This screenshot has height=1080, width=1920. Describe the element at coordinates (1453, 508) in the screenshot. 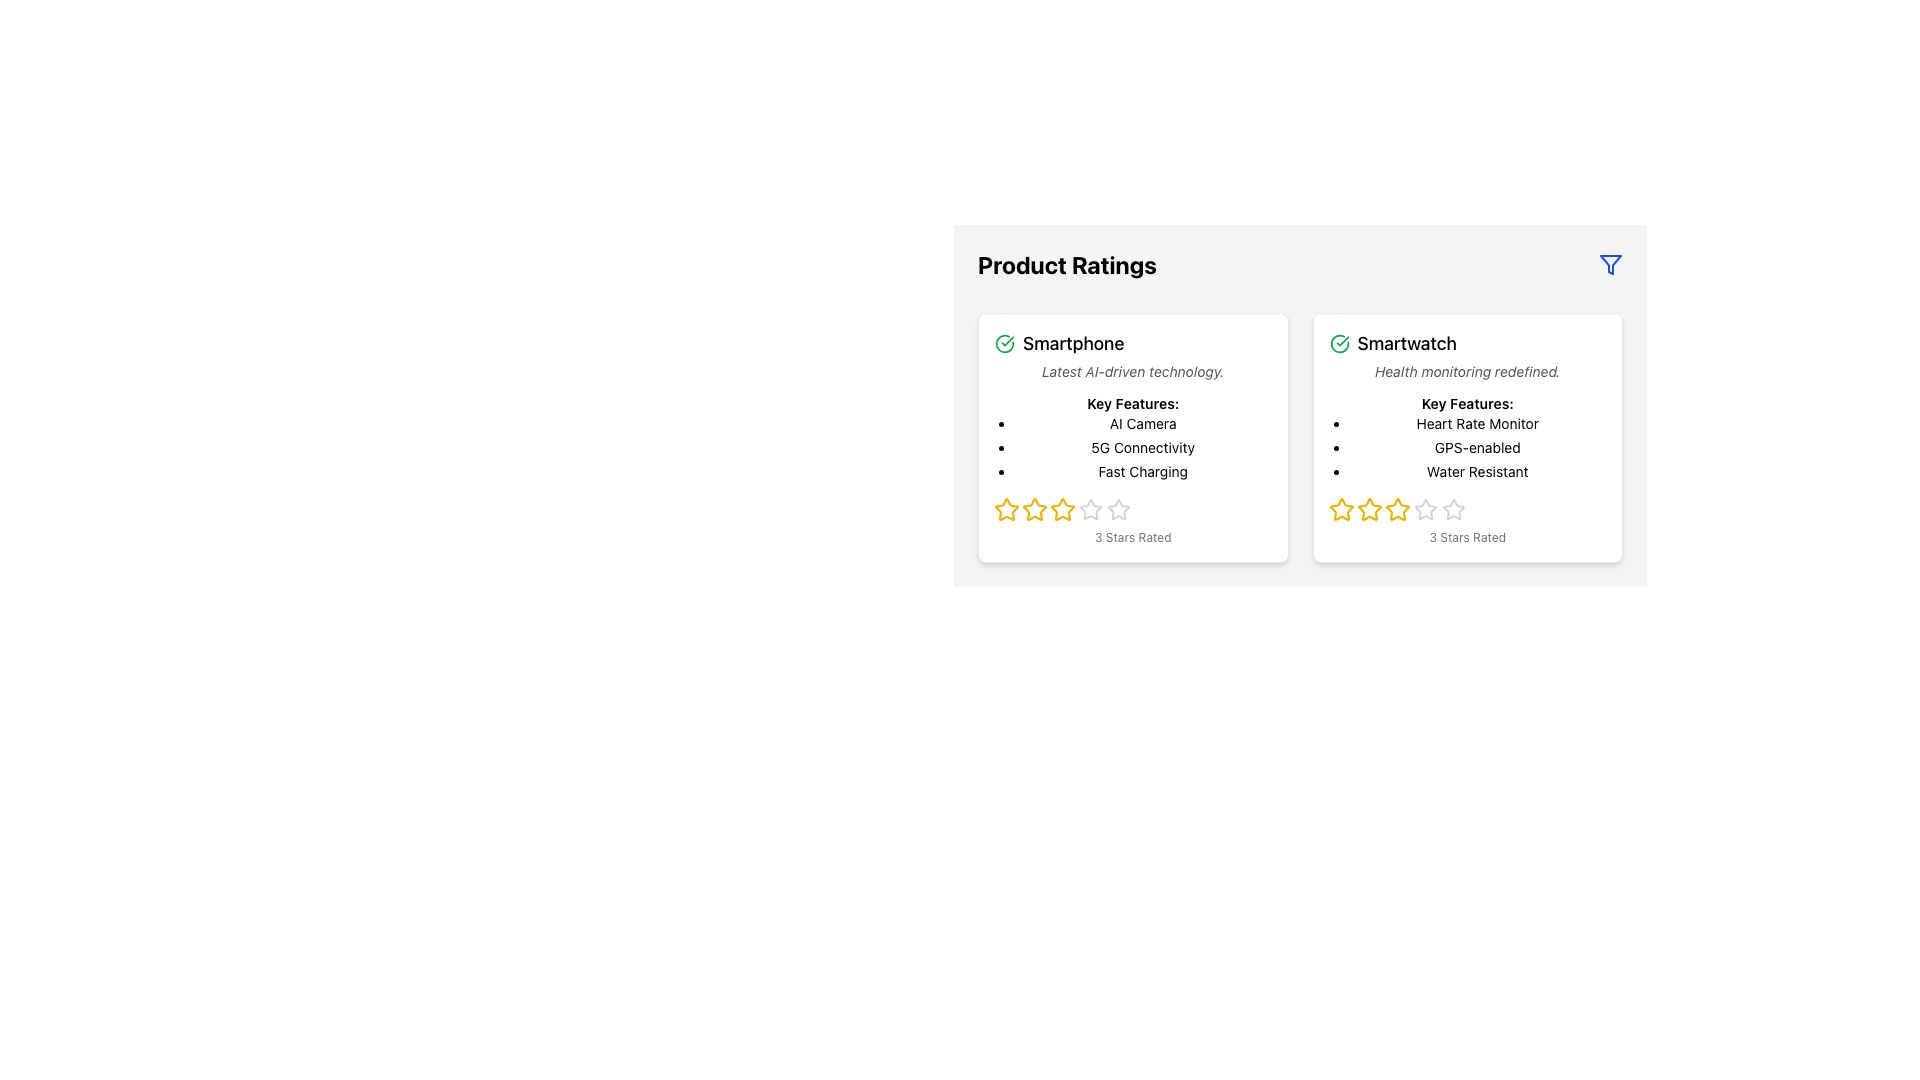

I see `the fourth star` at that location.